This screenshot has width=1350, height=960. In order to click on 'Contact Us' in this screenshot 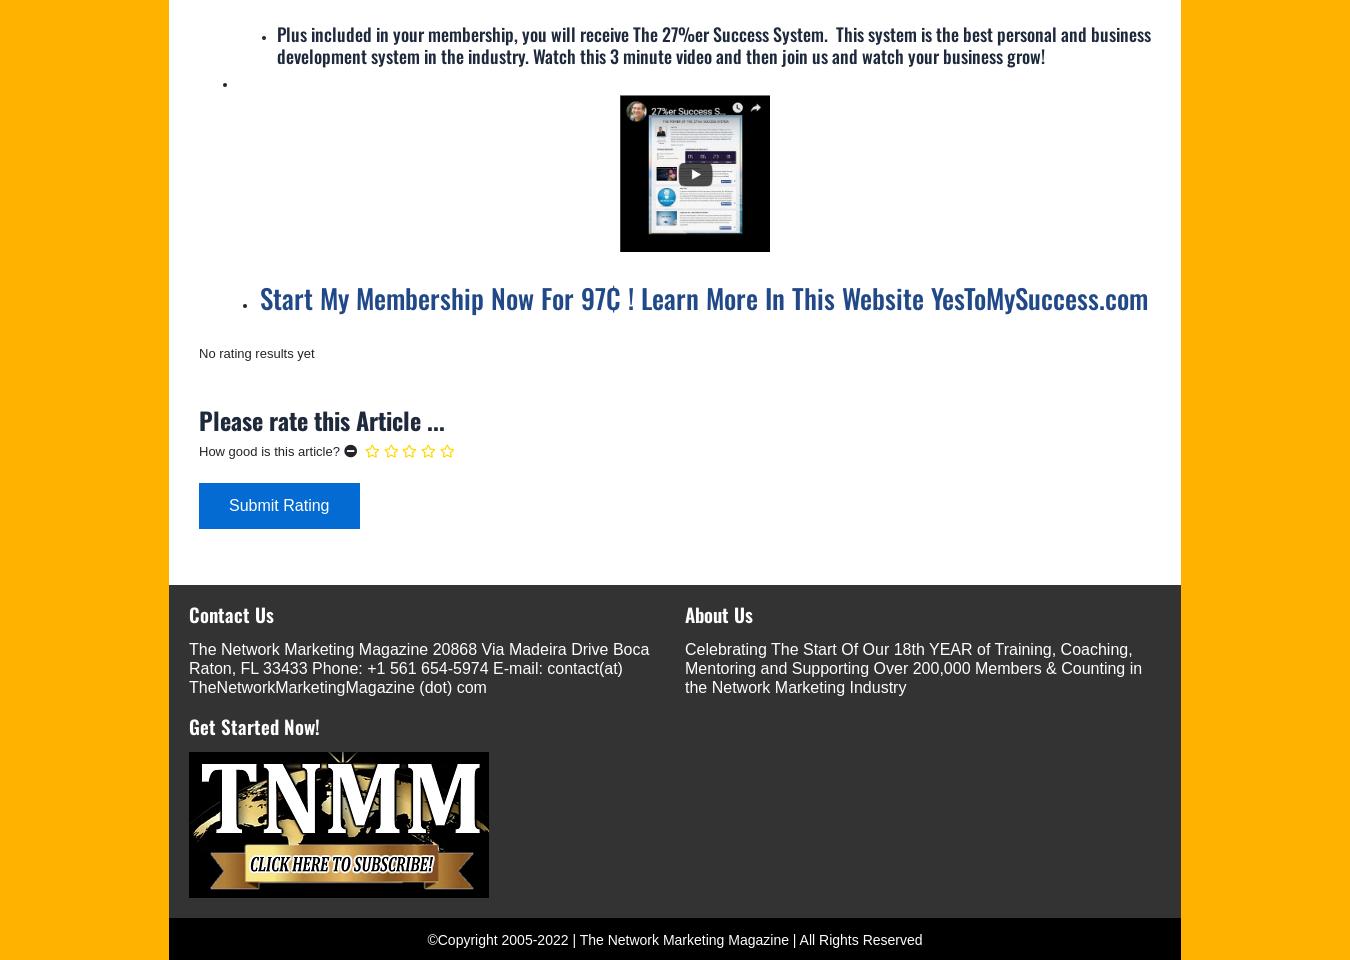, I will do `click(230, 611)`.